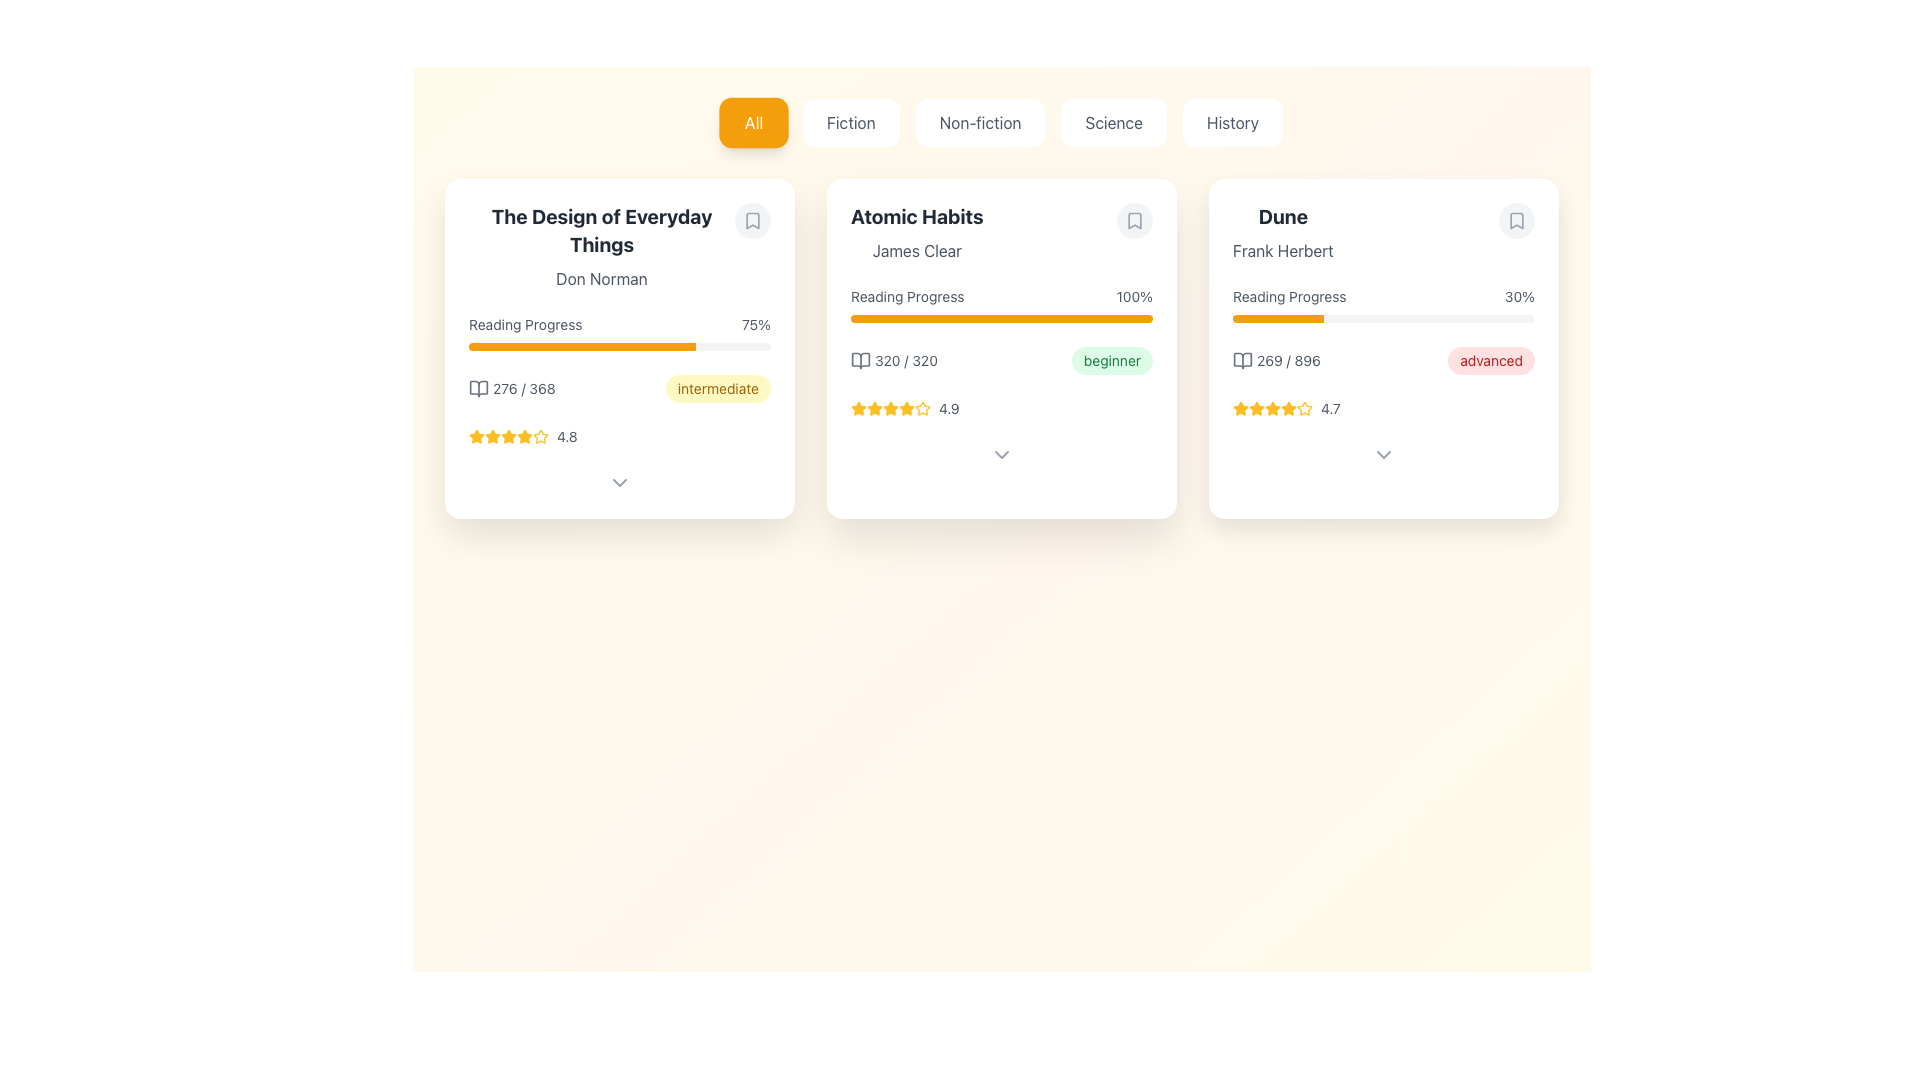  Describe the element at coordinates (1271, 407) in the screenshot. I see `the third yellow five-point star icon in the rating display of the 'Dune' card` at that location.